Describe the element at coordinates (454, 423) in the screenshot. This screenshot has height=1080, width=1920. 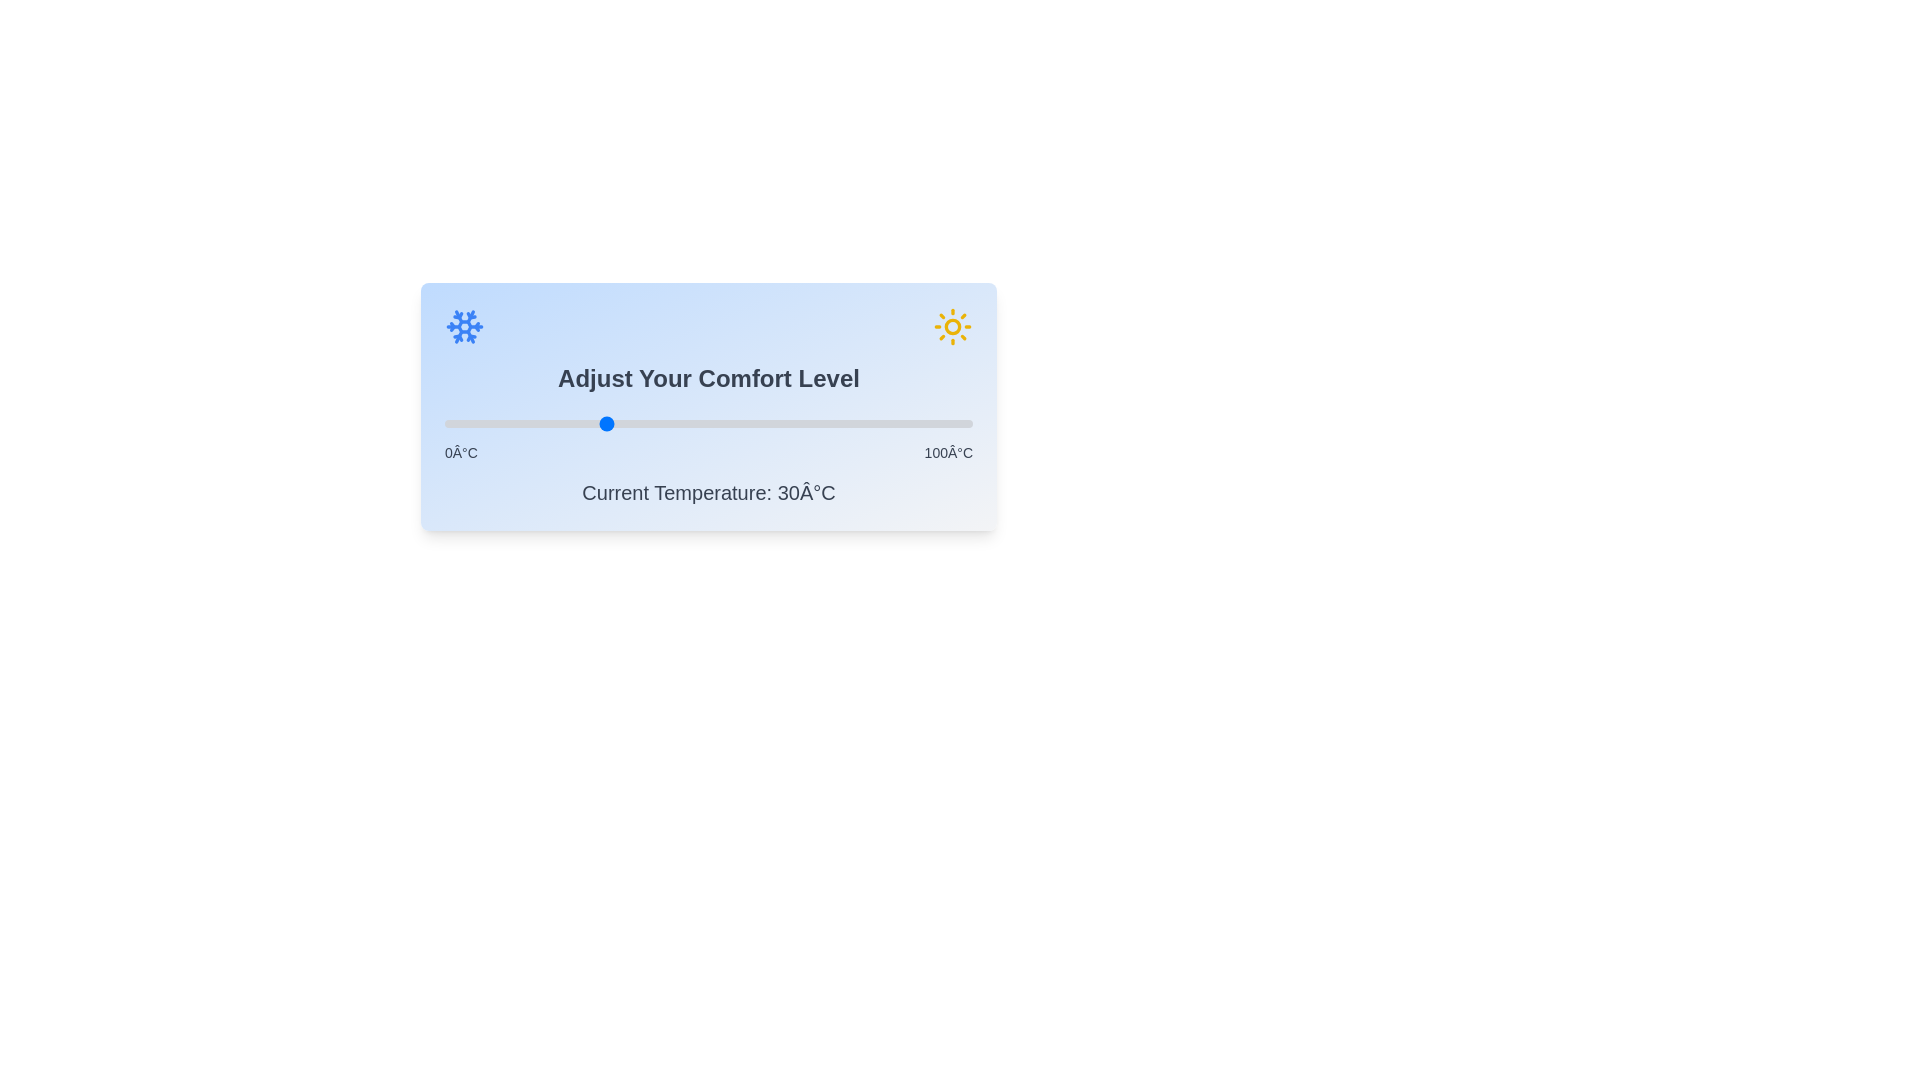
I see `the slider to set the temperature to 2°C` at that location.